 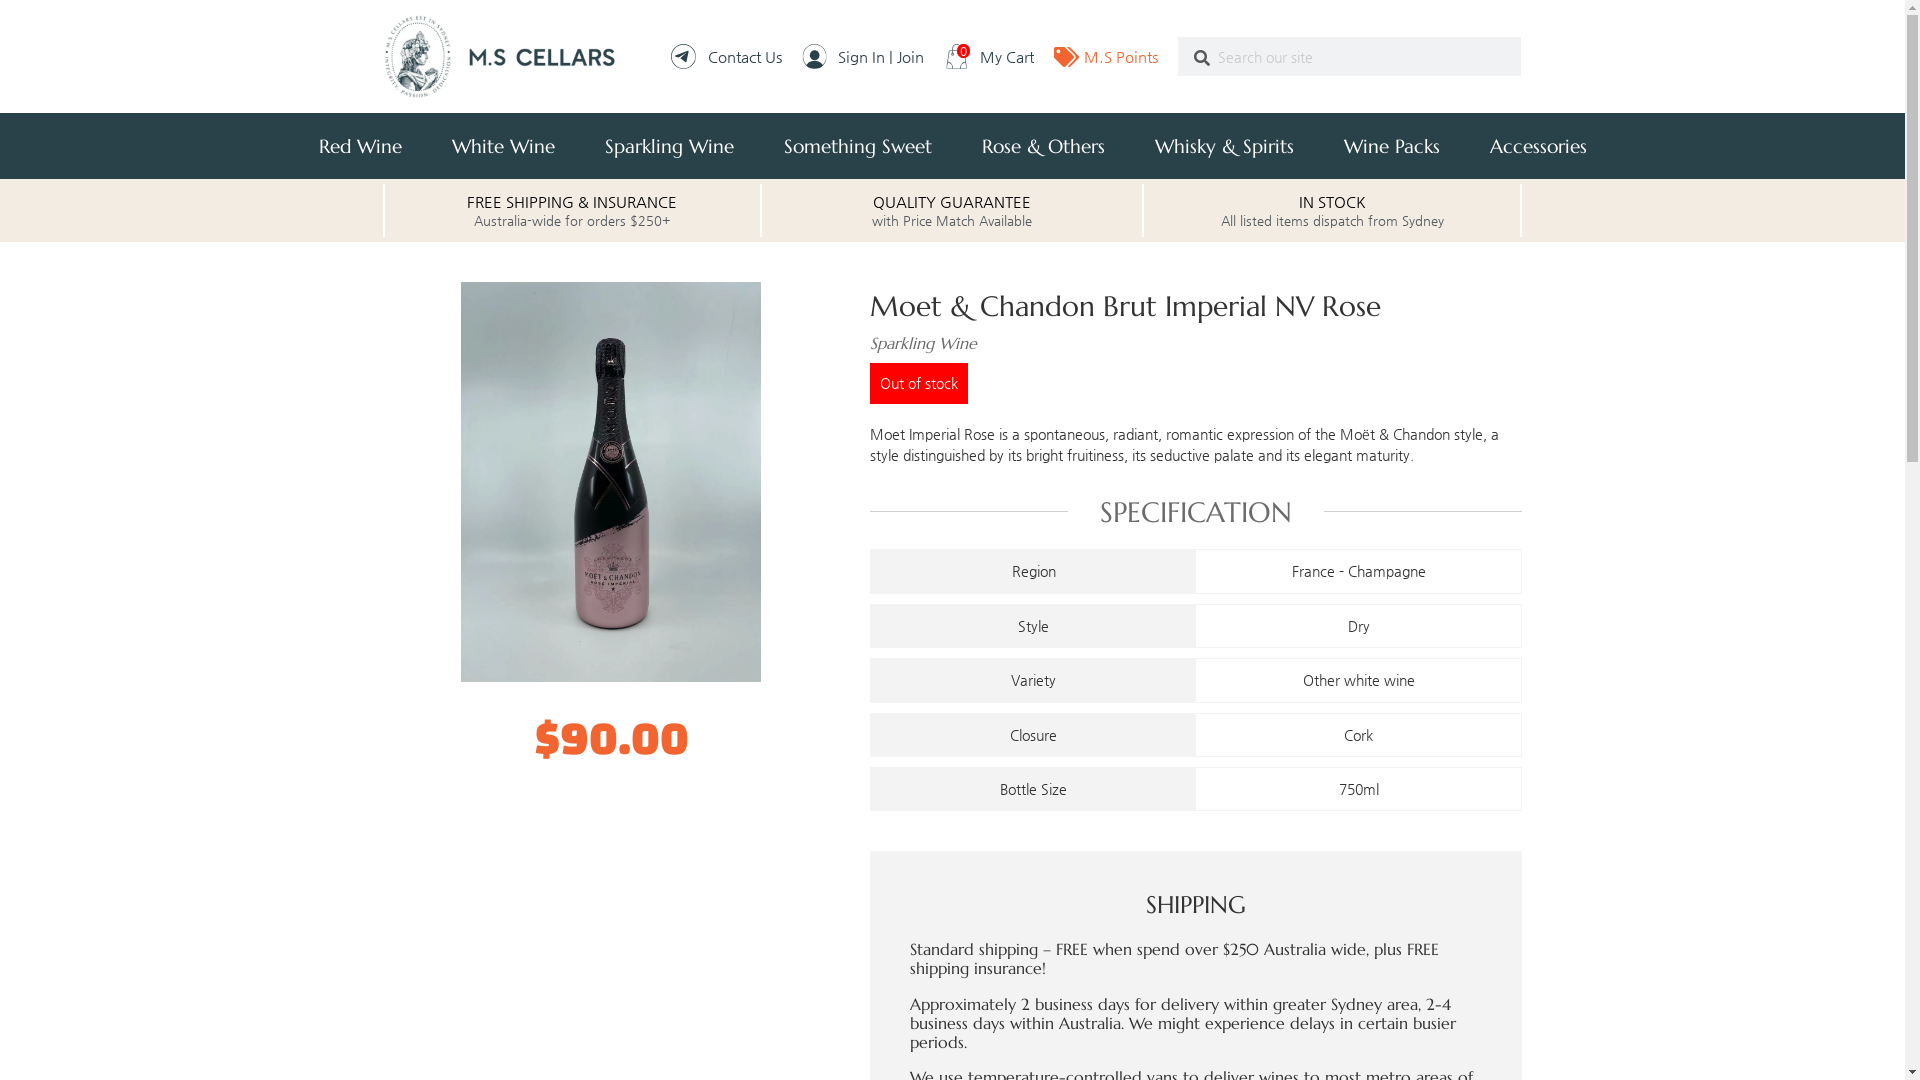 What do you see at coordinates (943, 55) in the screenshot?
I see `'My Cart'` at bounding box center [943, 55].